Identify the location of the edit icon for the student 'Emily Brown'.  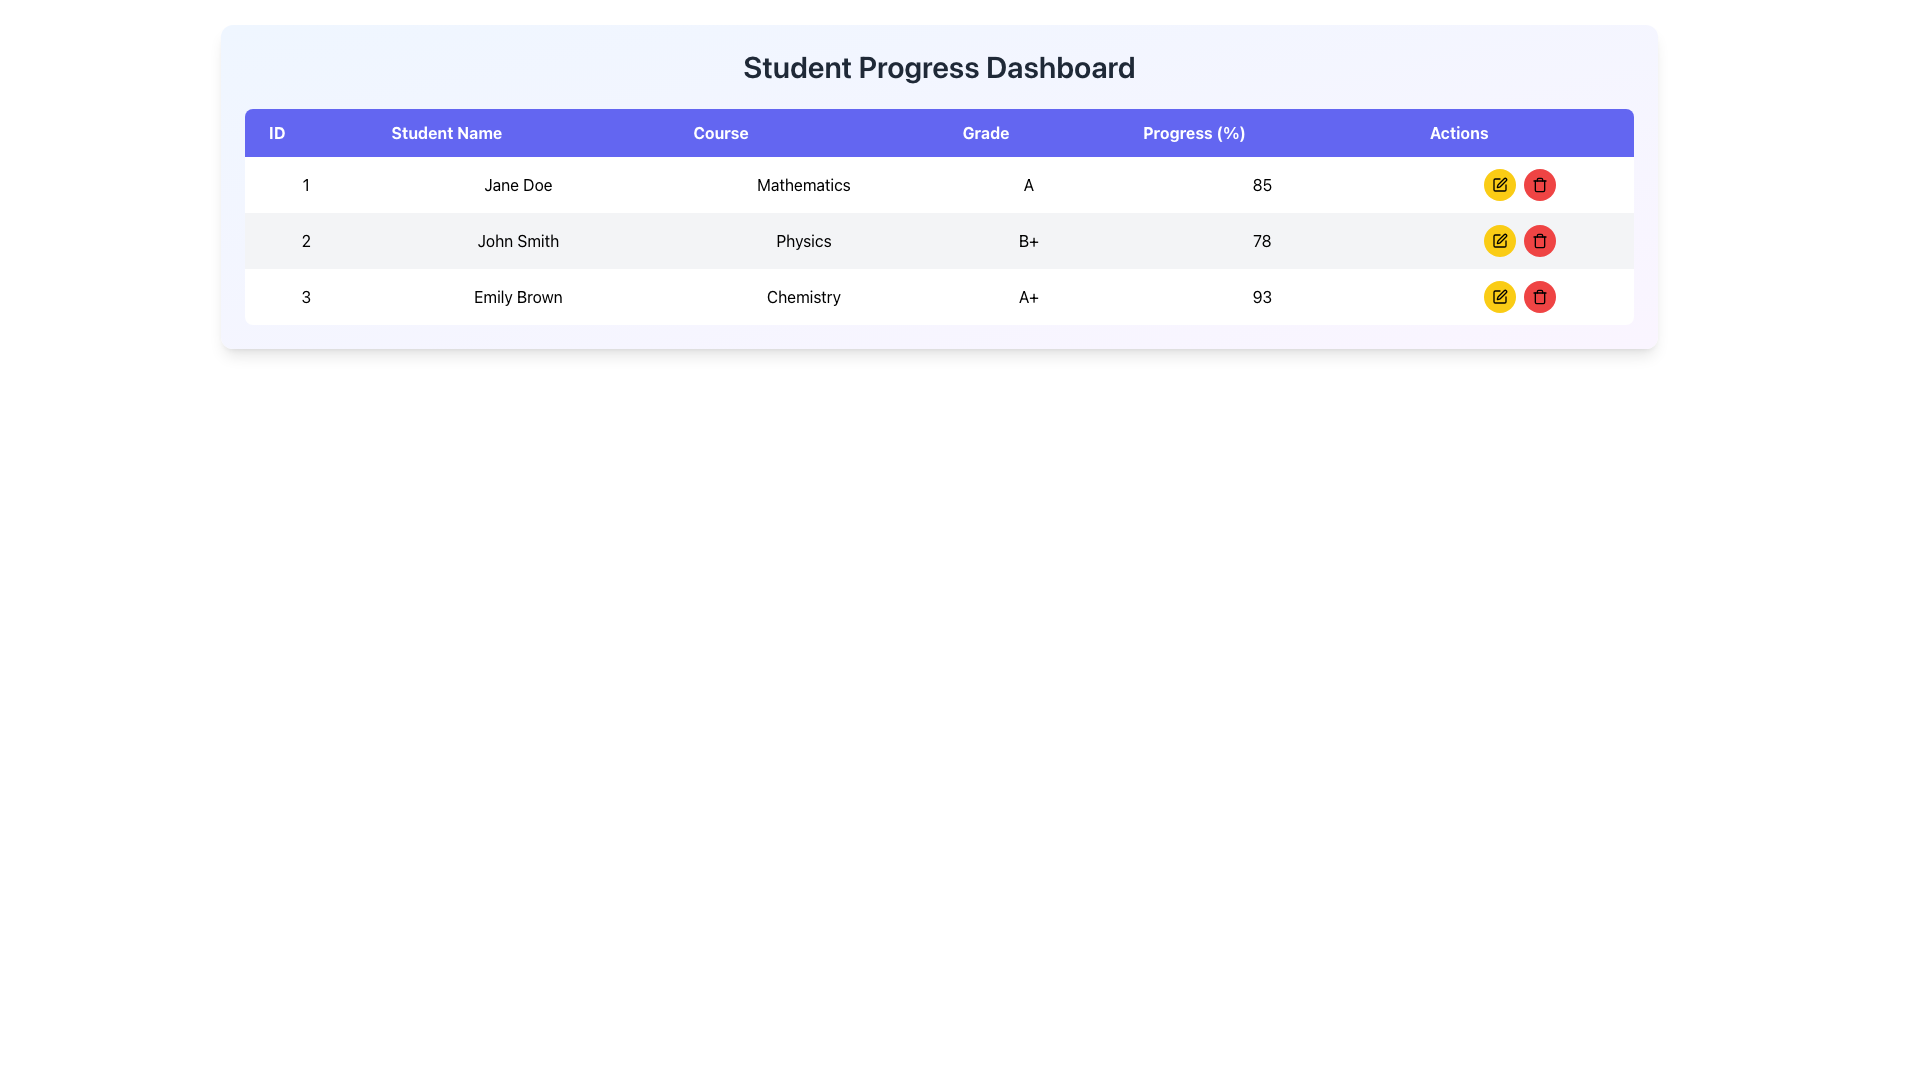
(1501, 294).